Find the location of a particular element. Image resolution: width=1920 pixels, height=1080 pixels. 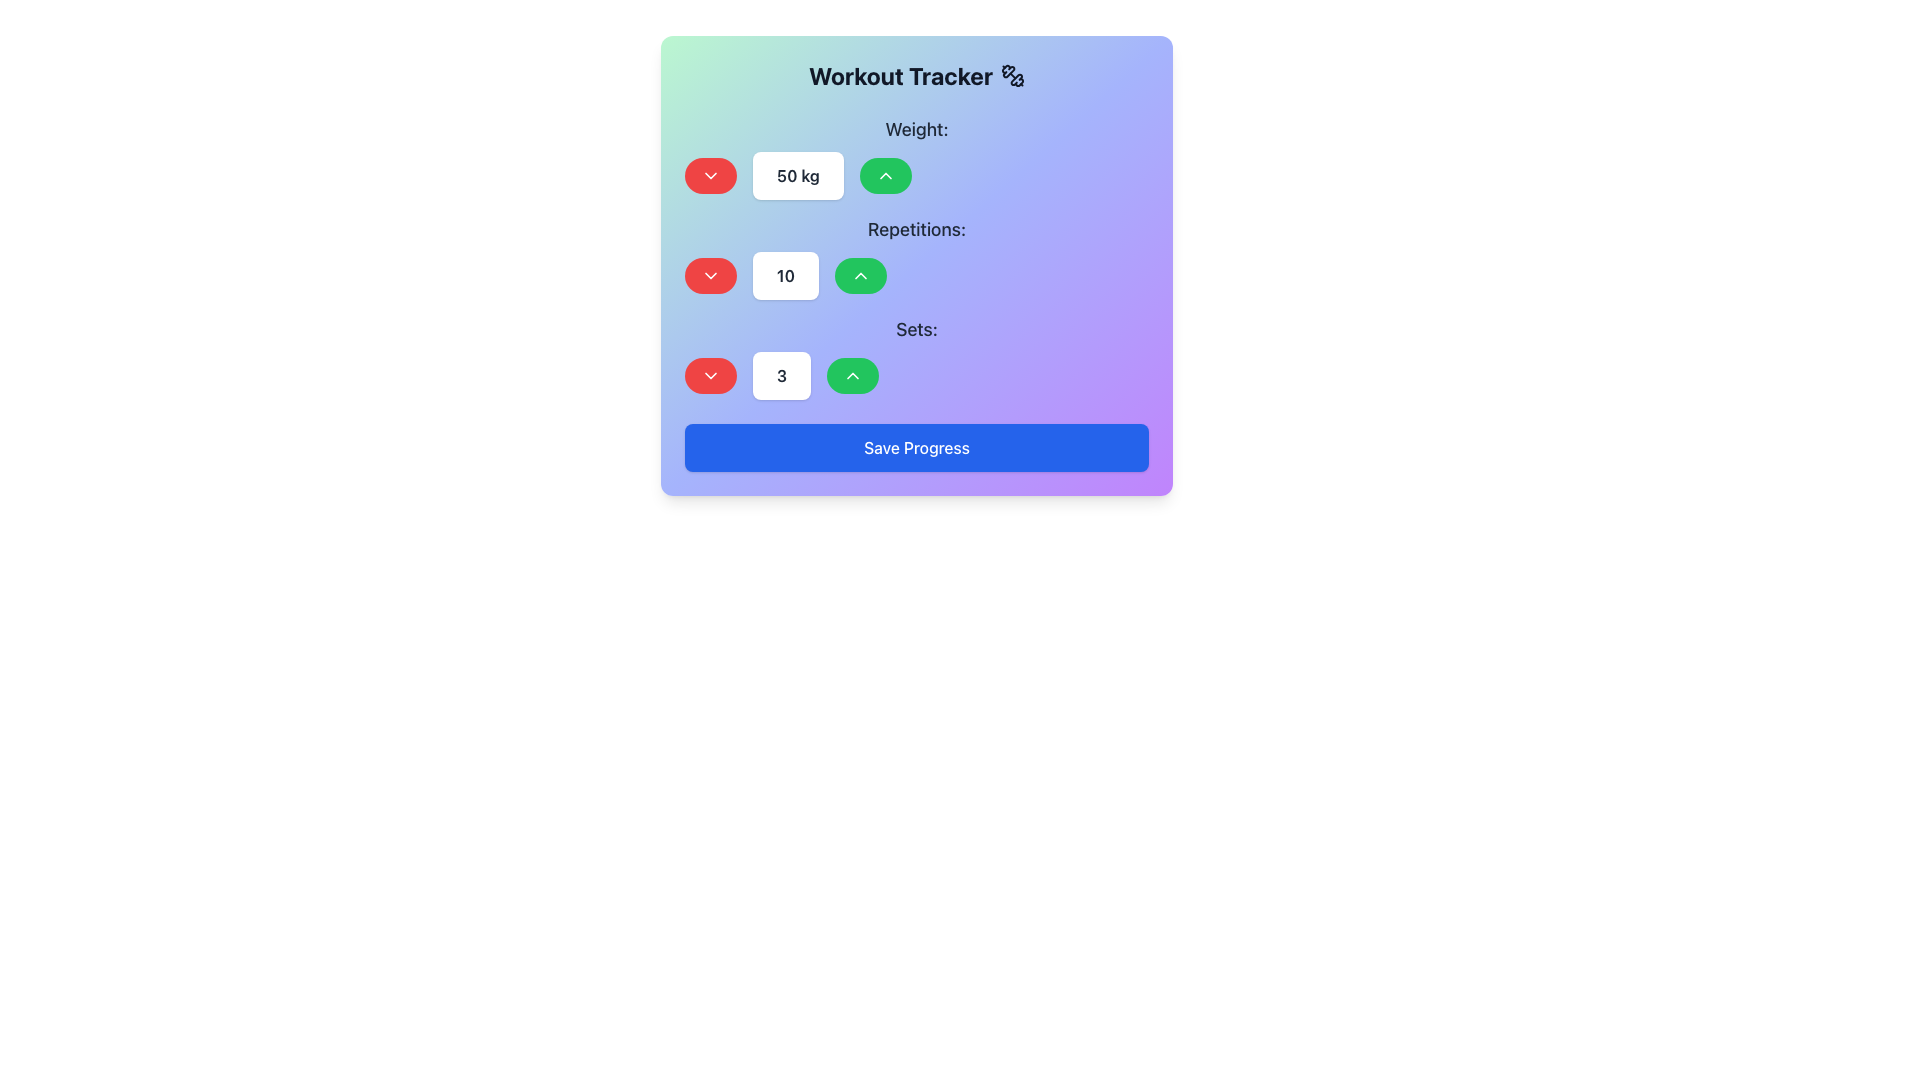

the chevron icon button located to the right of the 'Repetitions' numeric input field is located at coordinates (884, 175).